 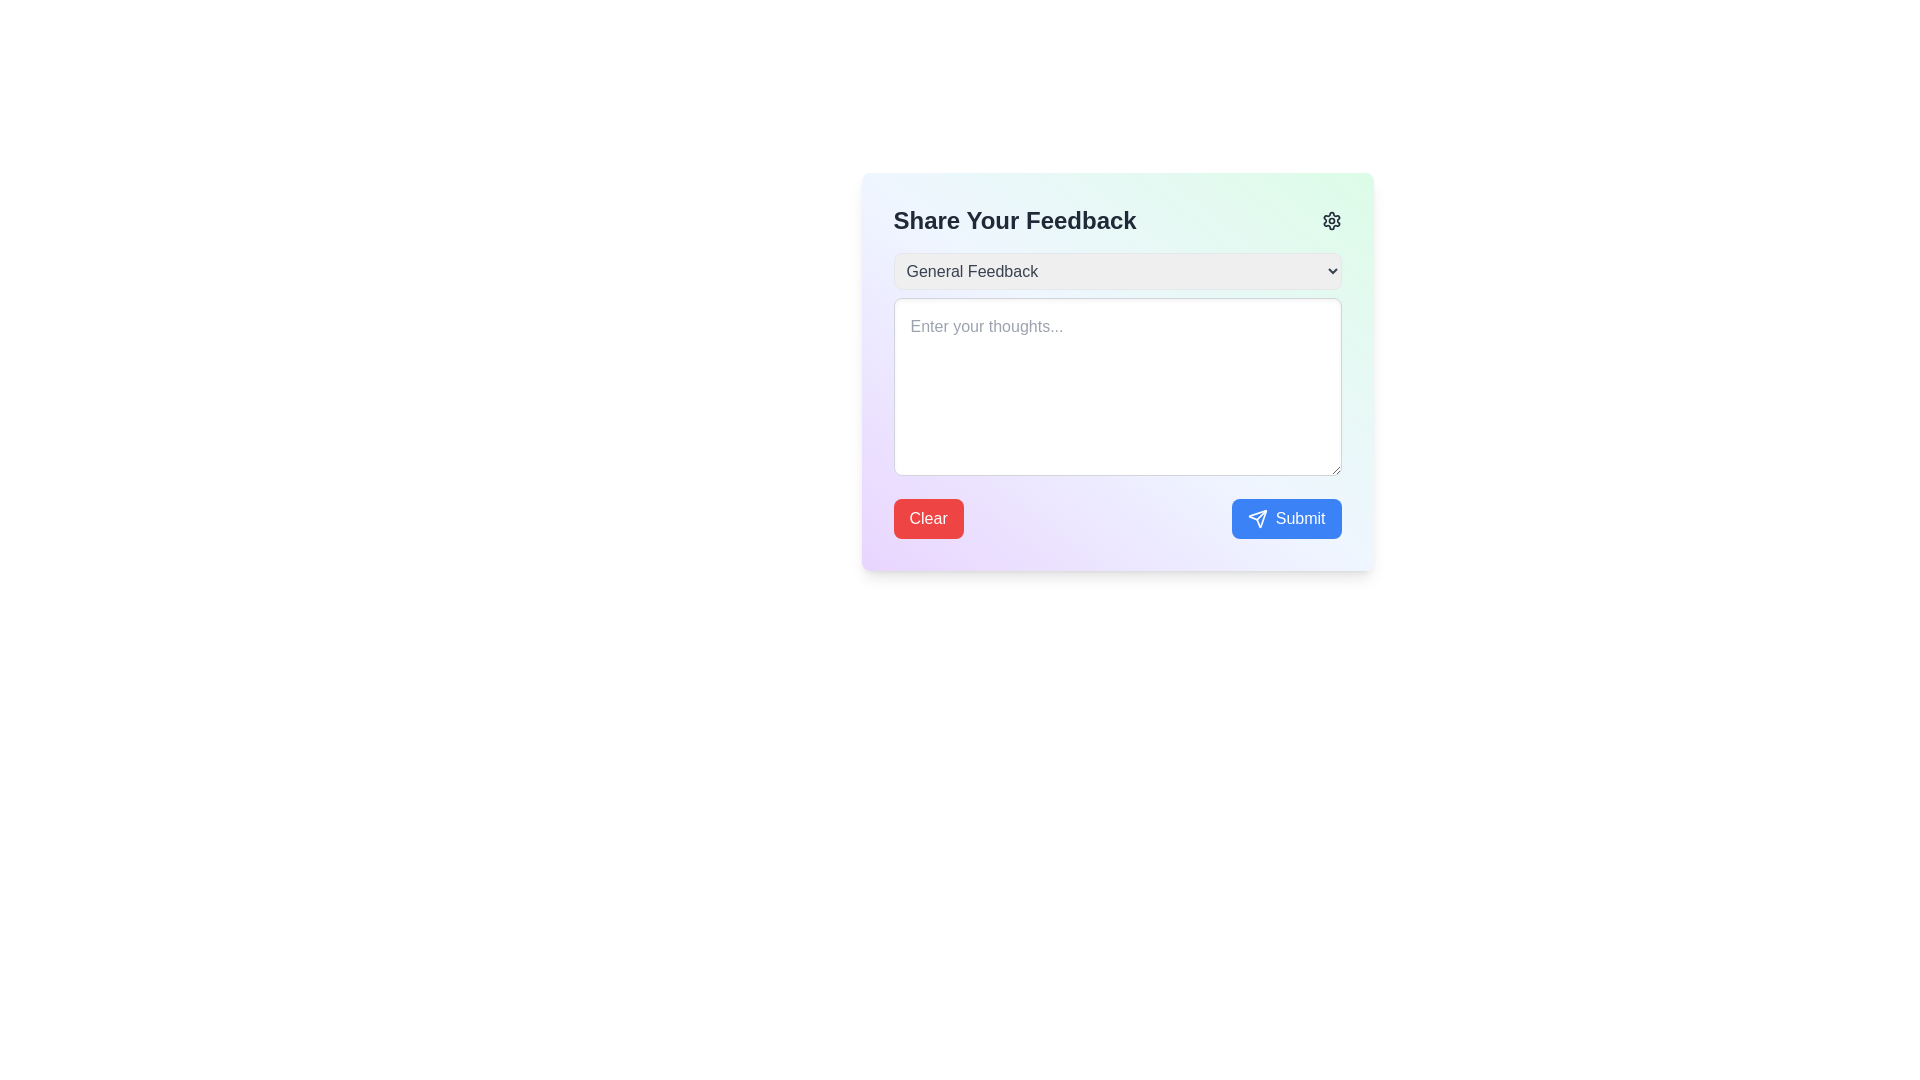 What do you see at coordinates (1015, 220) in the screenshot?
I see `the static text header that serves as the title for the feedback module, located at the top-left corner of the card-like modal interface, to the immediate left of the settings icon` at bounding box center [1015, 220].